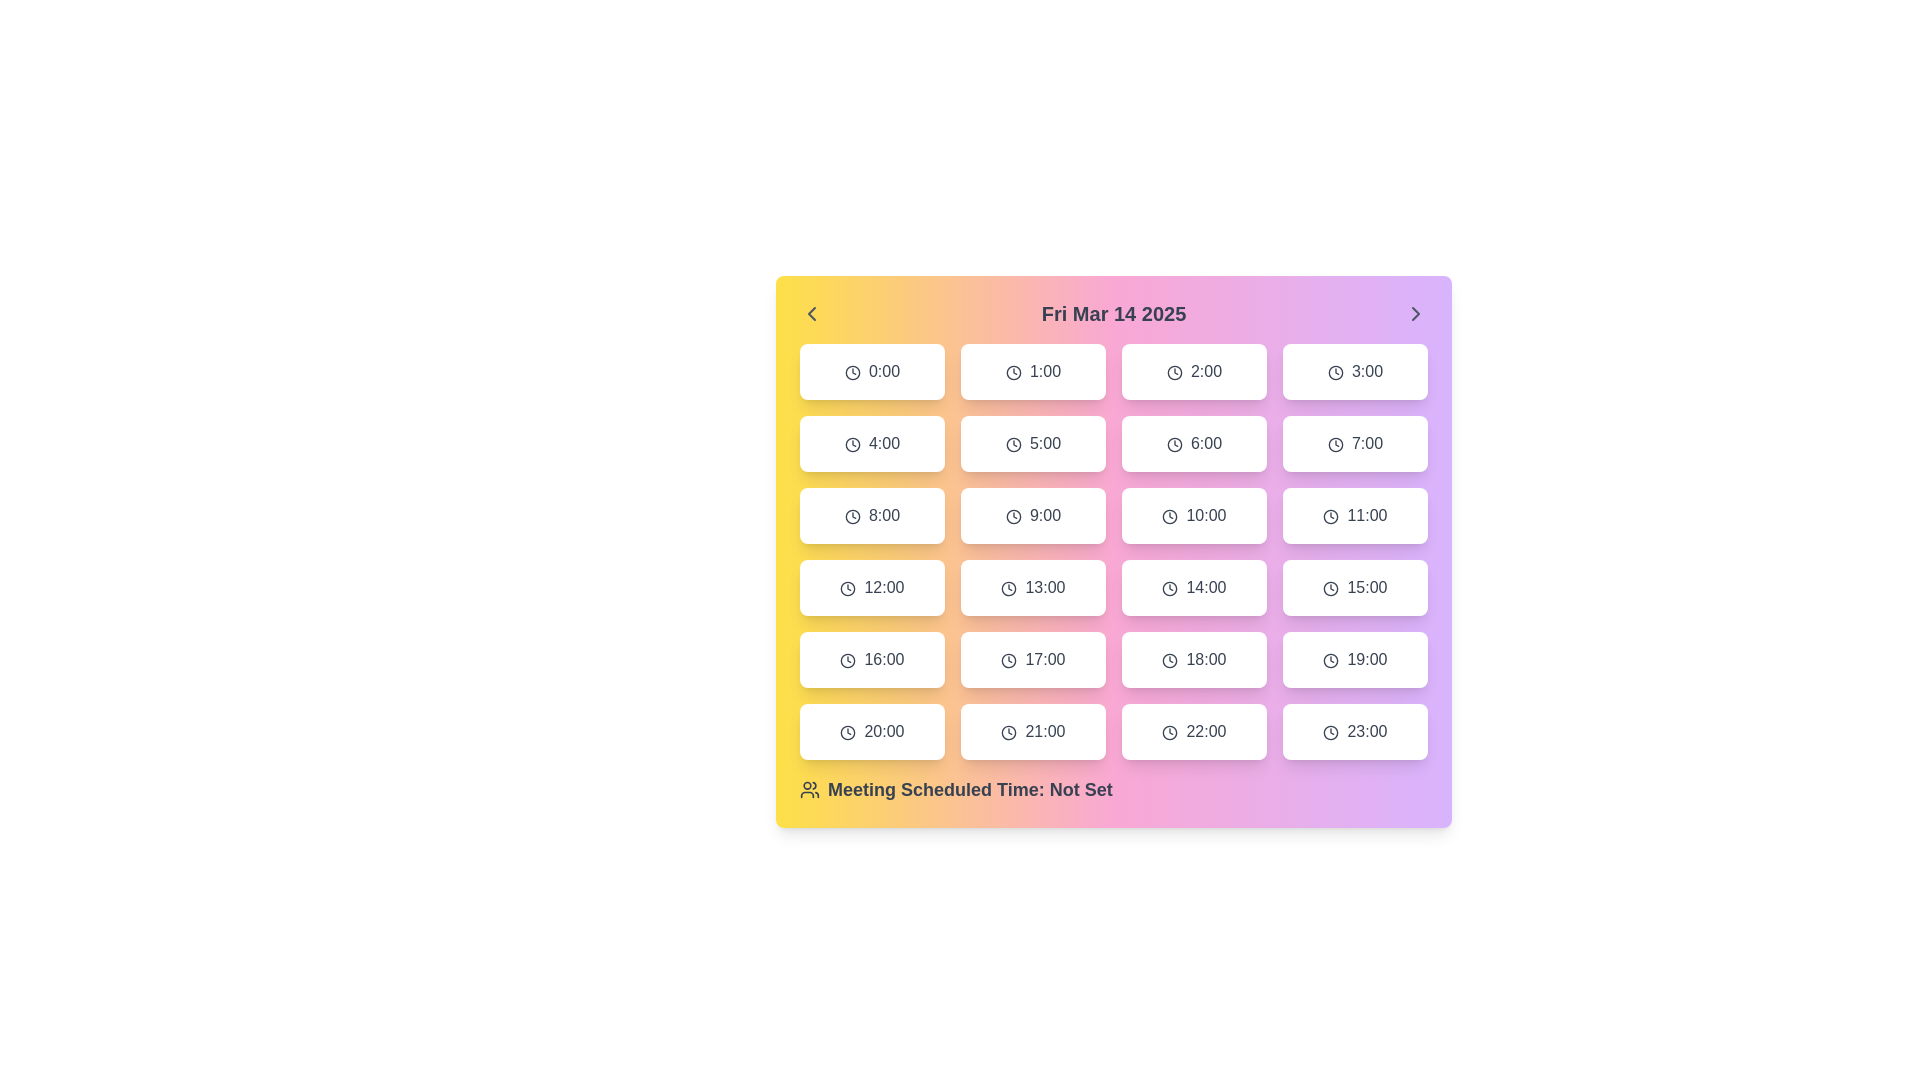  Describe the element at coordinates (1335, 443) in the screenshot. I see `circular clock icon located in the '7:00' time slot of the grid, which is positioned in the rightmost position of the second row` at that location.